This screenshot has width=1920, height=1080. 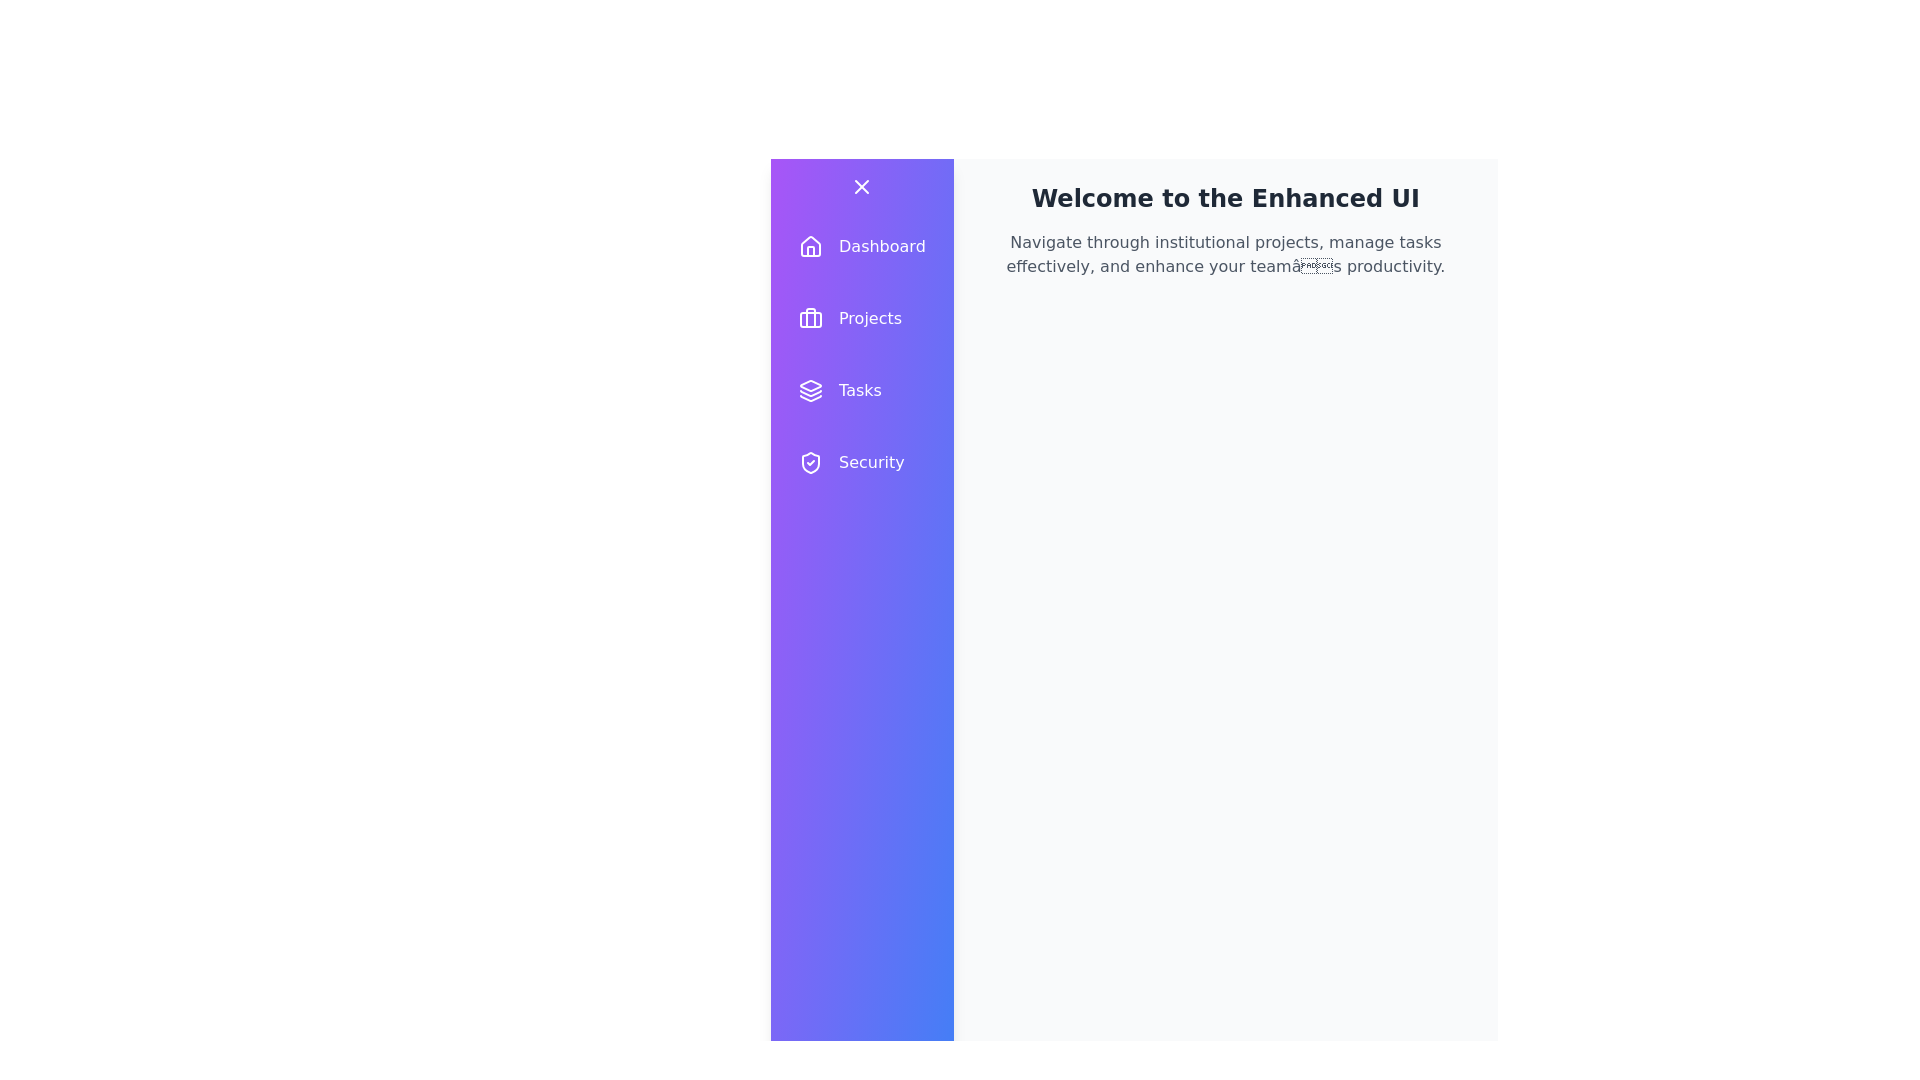 I want to click on the house-shaped icon located in the left vertical navigation bar, which is the first icon above the label 'Dashboard', so click(x=811, y=245).